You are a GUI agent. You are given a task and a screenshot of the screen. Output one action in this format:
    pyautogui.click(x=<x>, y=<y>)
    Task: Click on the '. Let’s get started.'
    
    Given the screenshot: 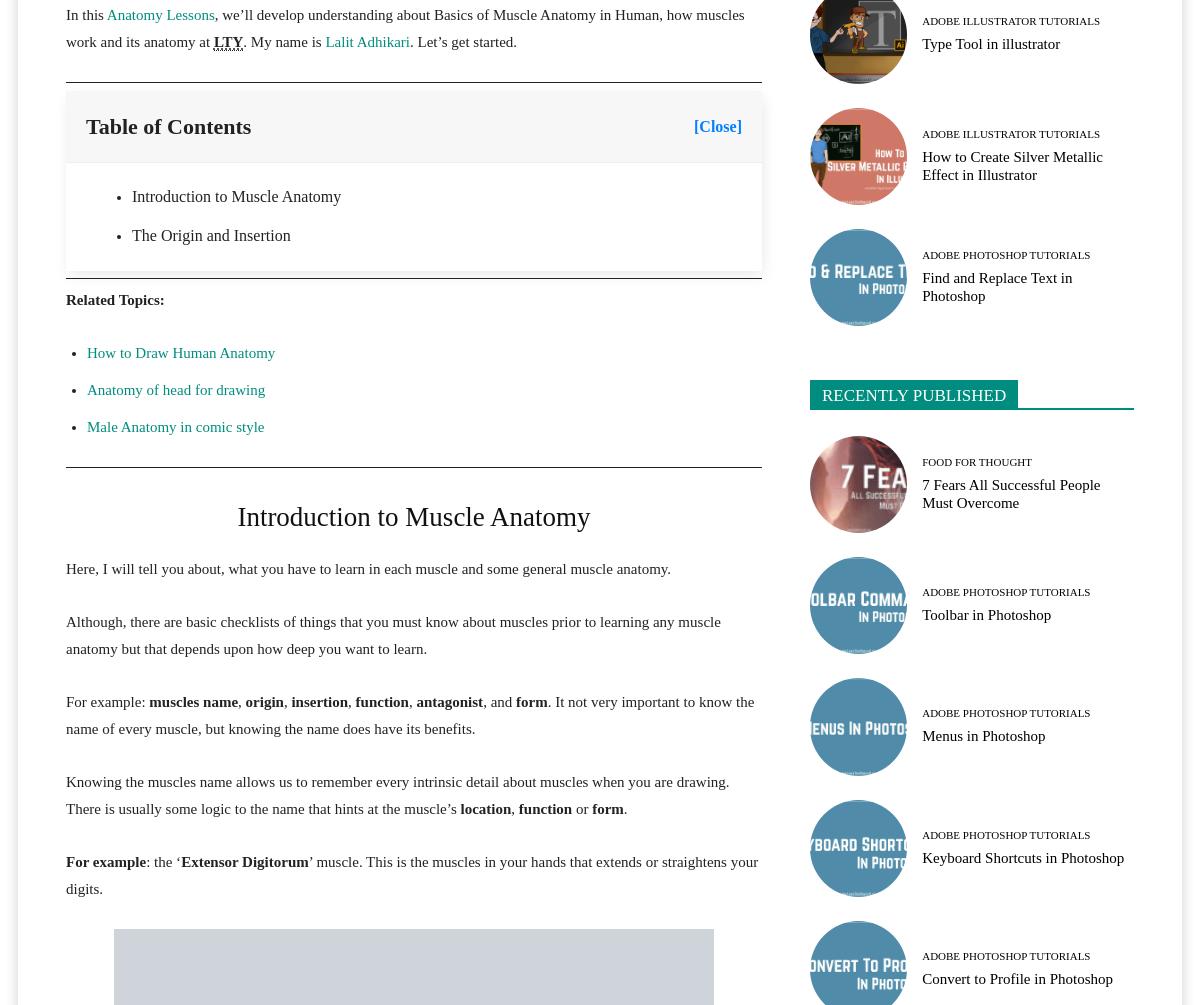 What is the action you would take?
    pyautogui.click(x=462, y=42)
    